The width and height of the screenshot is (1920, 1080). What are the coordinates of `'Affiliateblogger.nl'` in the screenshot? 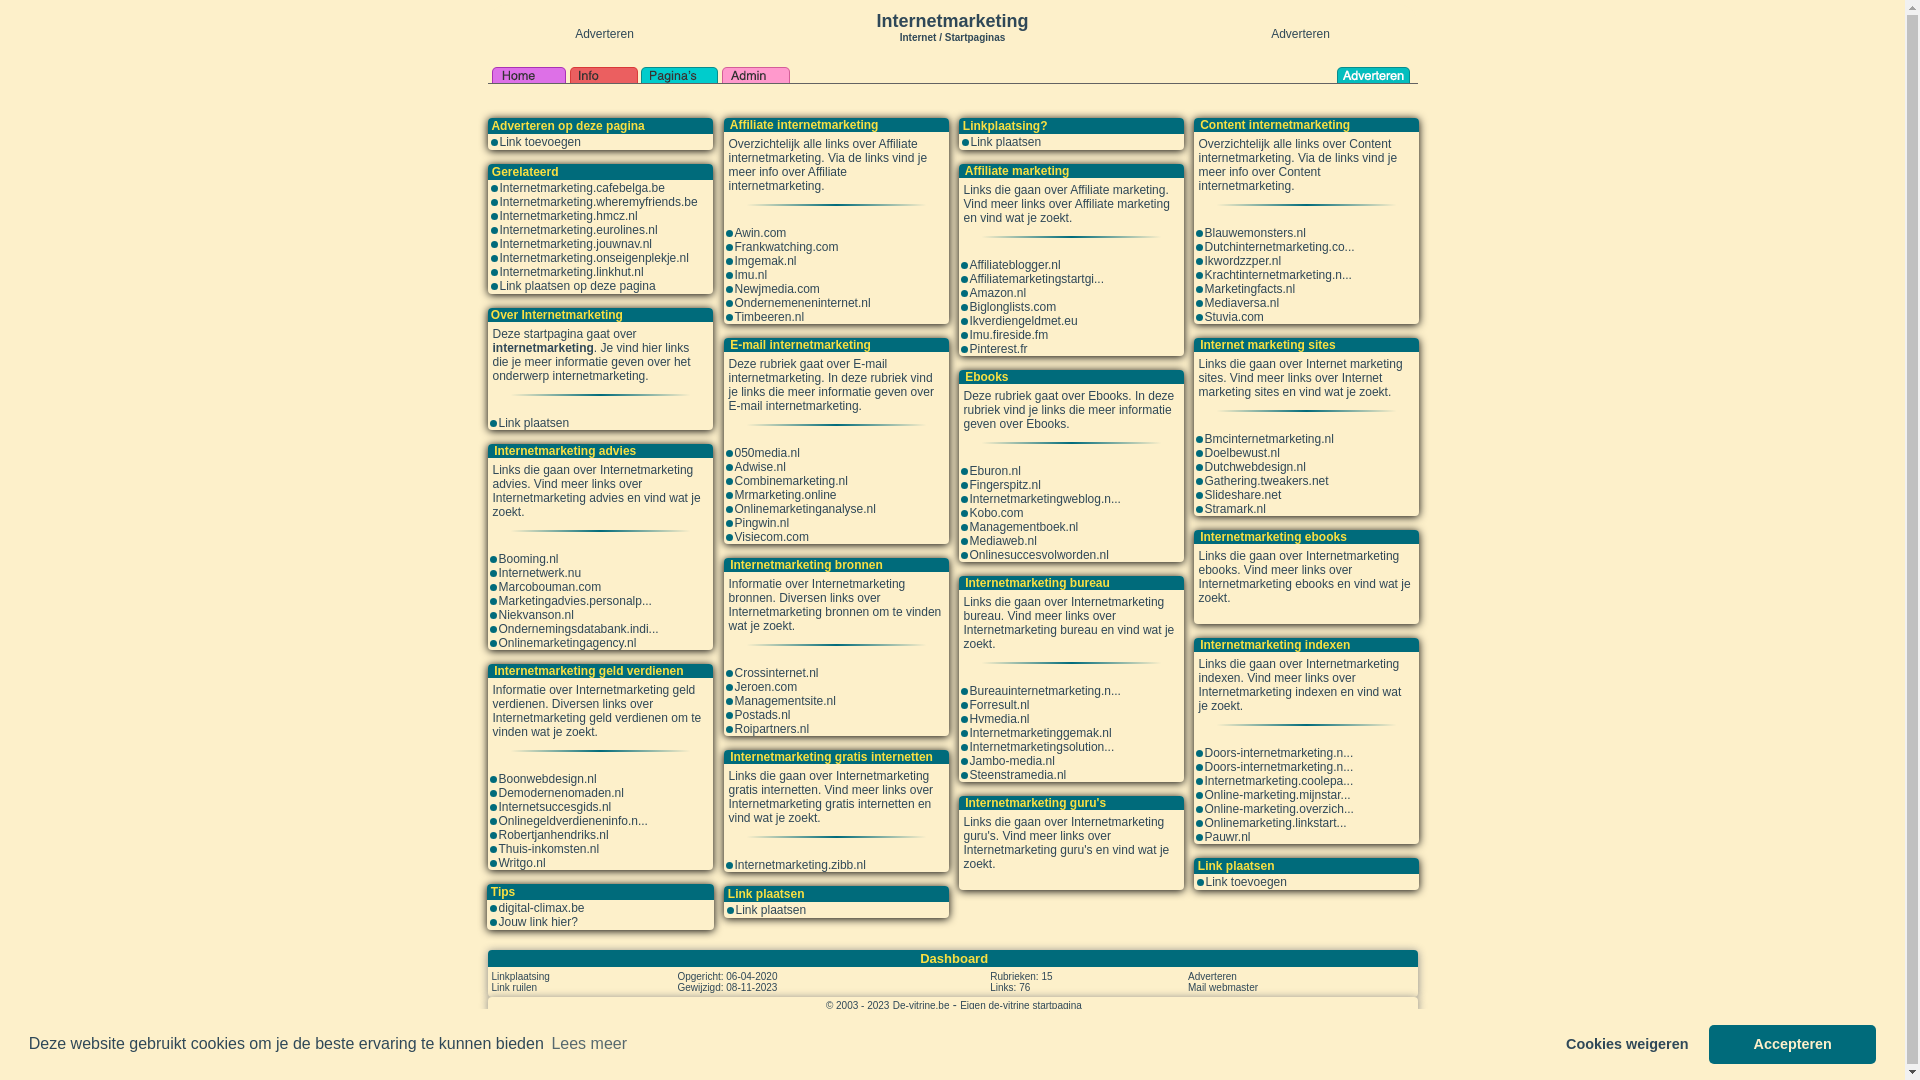 It's located at (1015, 264).